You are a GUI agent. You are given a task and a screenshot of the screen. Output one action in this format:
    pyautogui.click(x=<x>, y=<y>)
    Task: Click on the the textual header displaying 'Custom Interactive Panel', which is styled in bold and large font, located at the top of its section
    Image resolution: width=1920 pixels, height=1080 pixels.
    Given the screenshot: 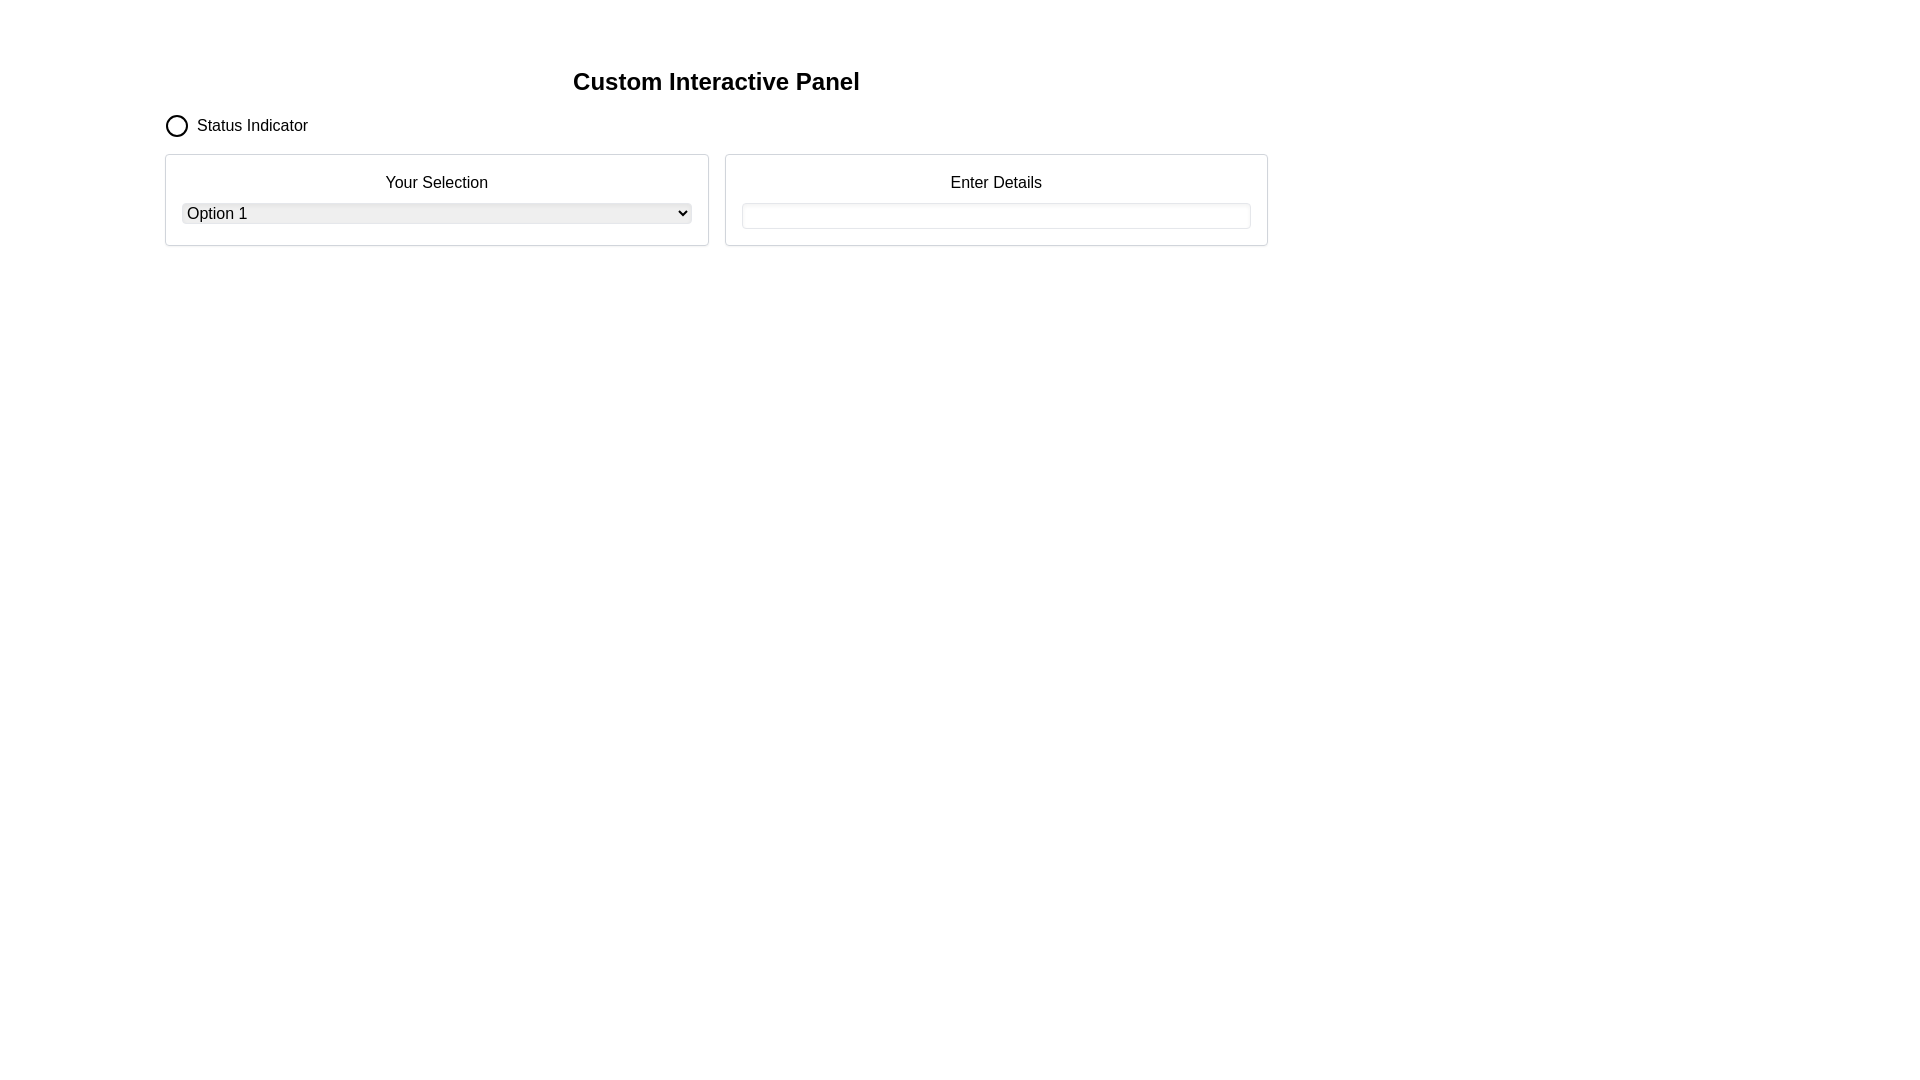 What is the action you would take?
    pyautogui.click(x=716, y=80)
    